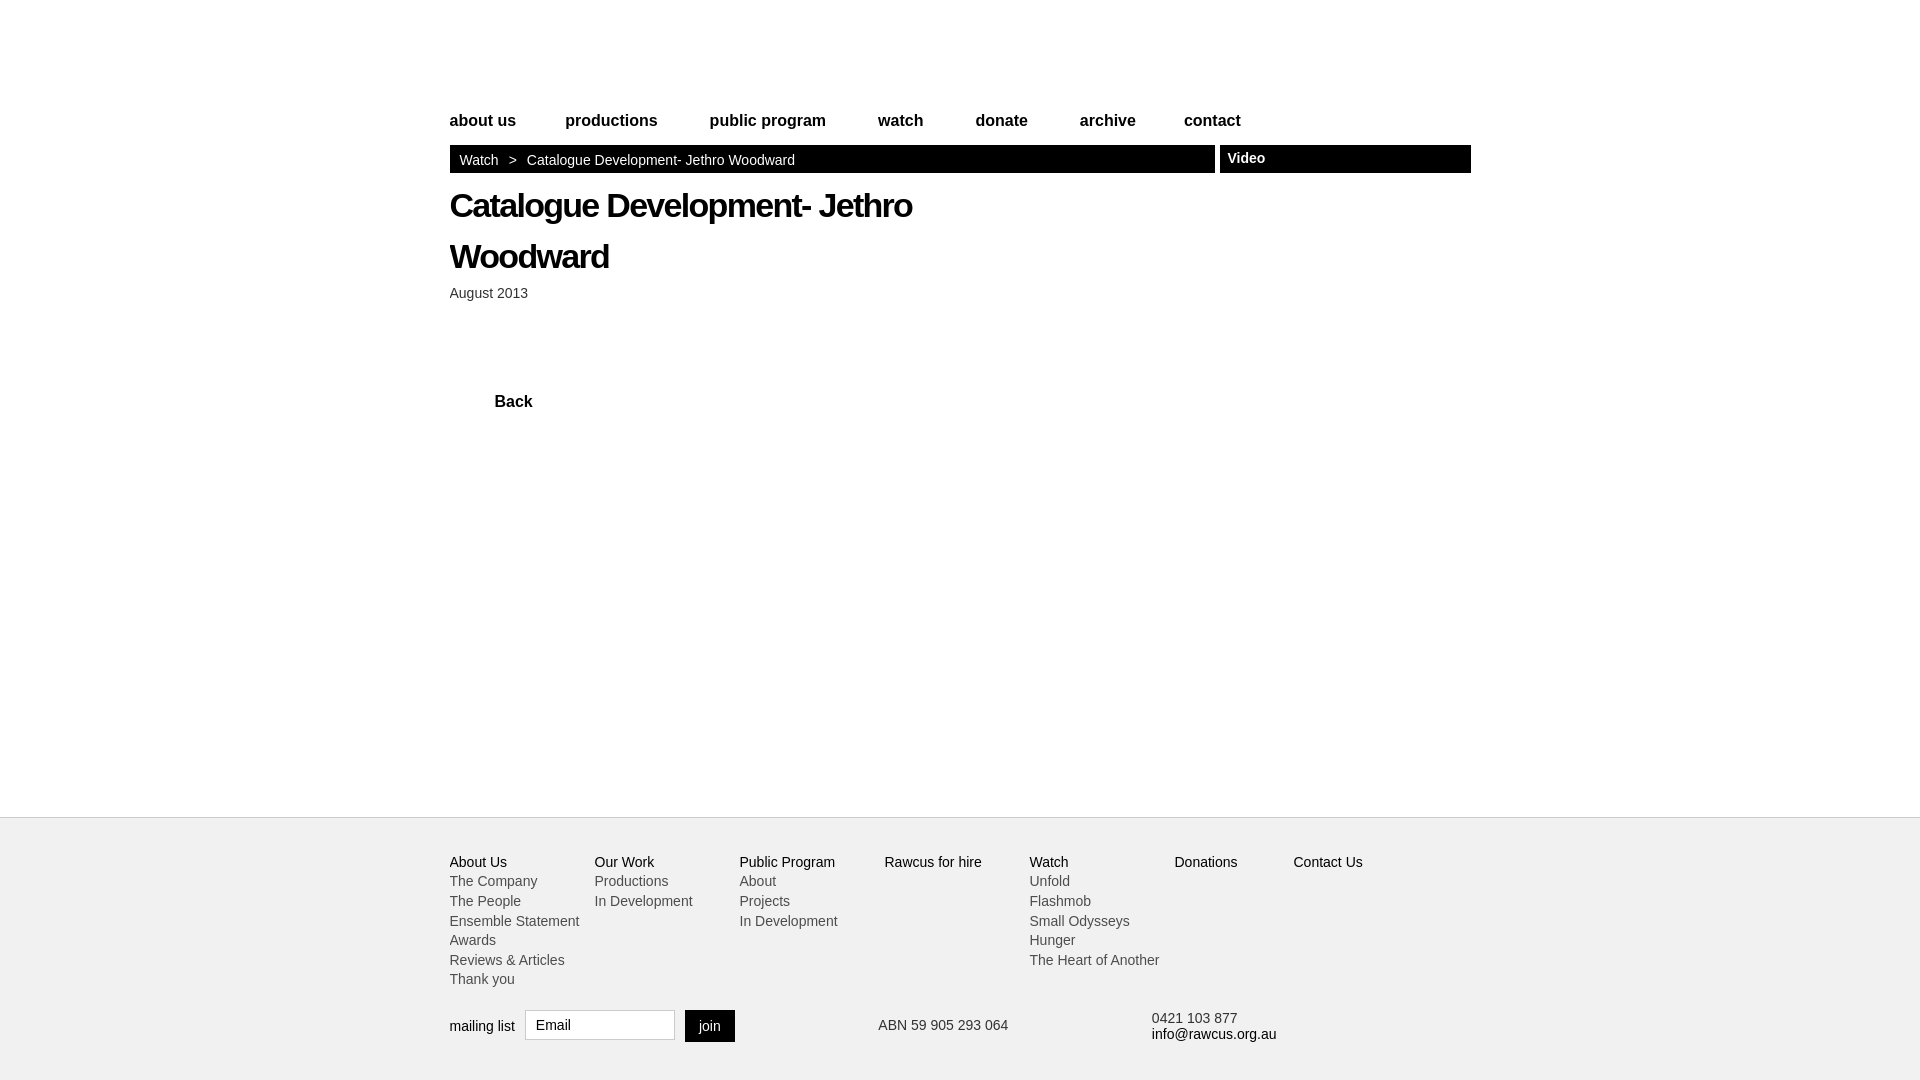 This screenshot has height=1080, width=1920. What do you see at coordinates (478, 860) in the screenshot?
I see `'About Us'` at bounding box center [478, 860].